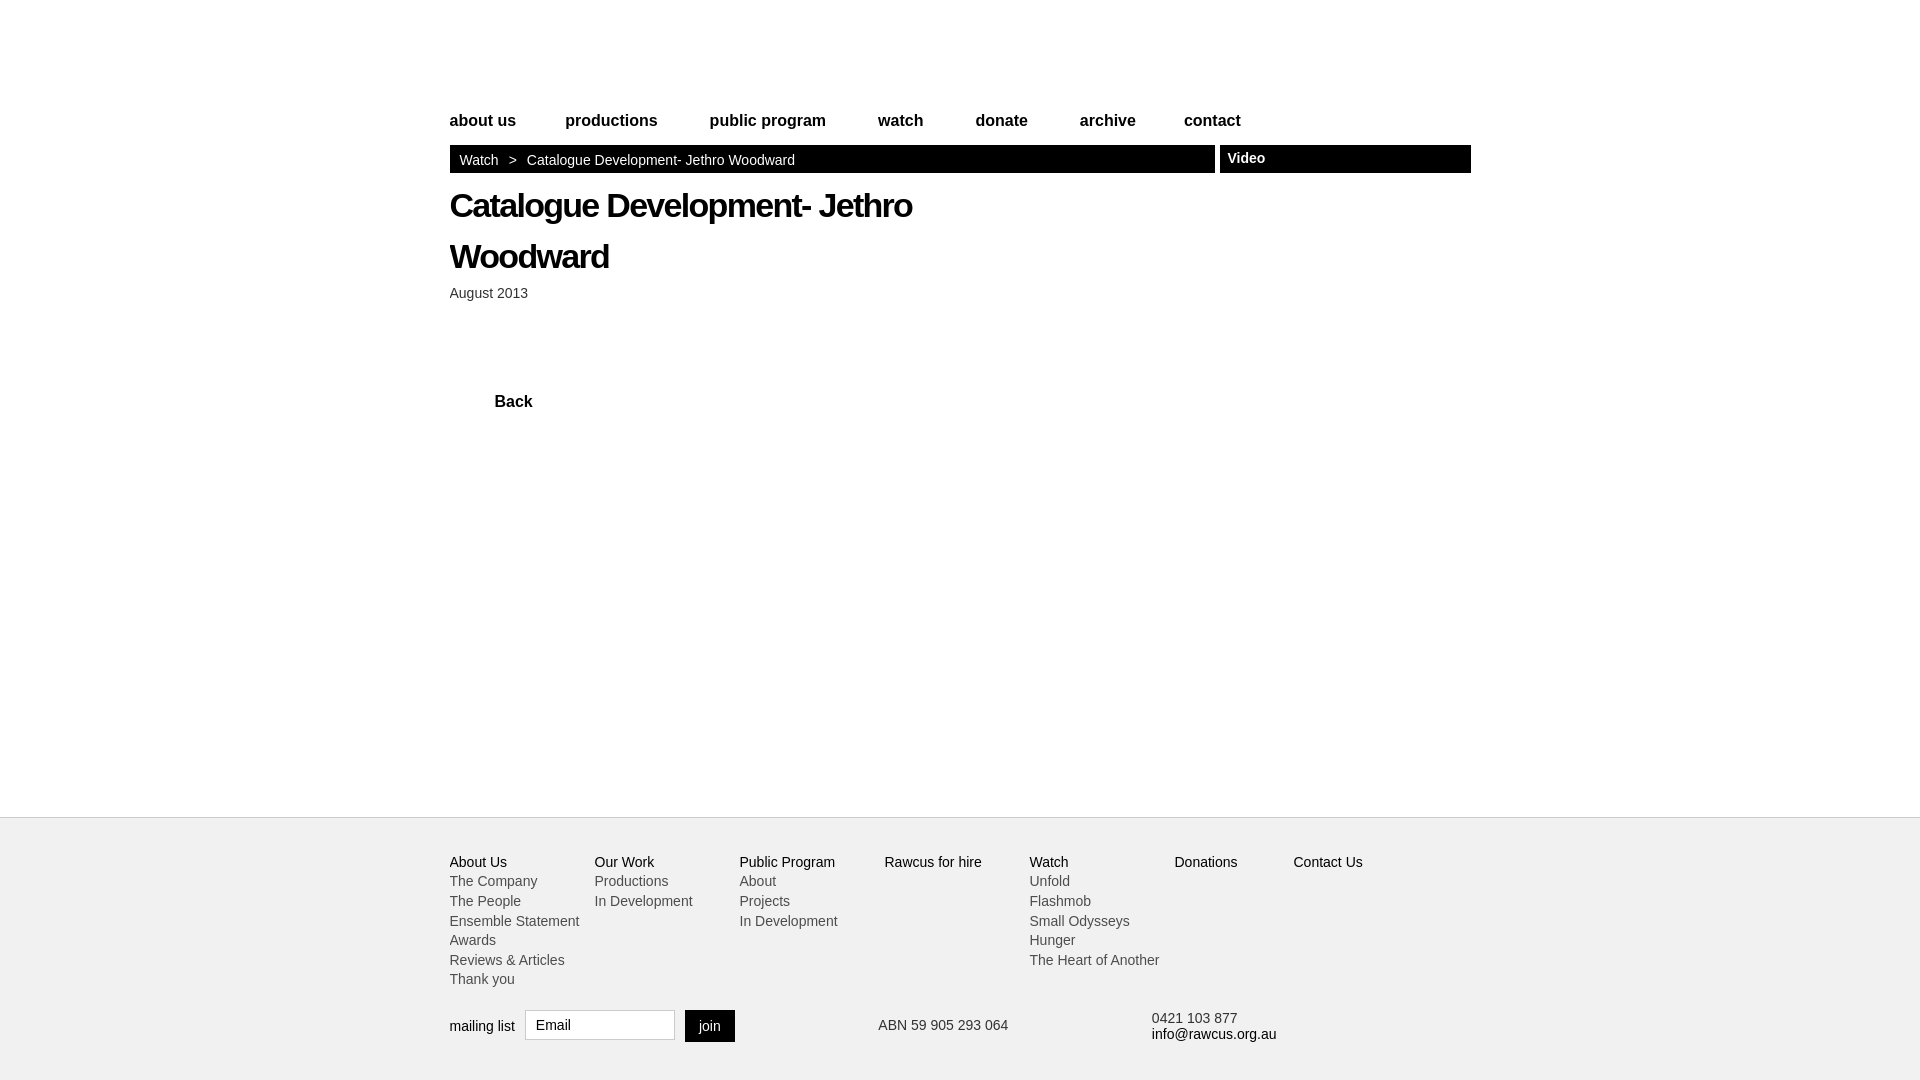 This screenshot has height=1080, width=1920. What do you see at coordinates (478, 860) in the screenshot?
I see `'About Us'` at bounding box center [478, 860].